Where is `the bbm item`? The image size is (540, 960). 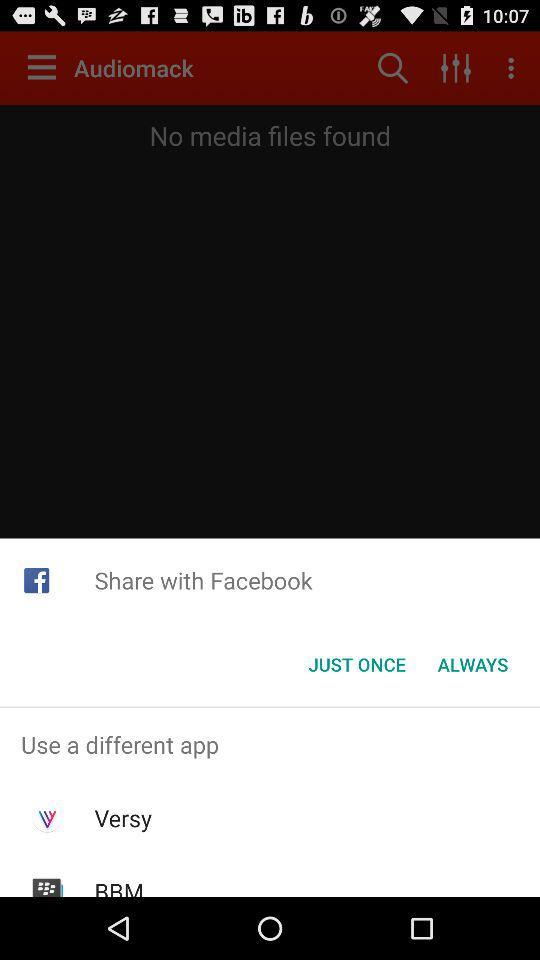
the bbm item is located at coordinates (119, 885).